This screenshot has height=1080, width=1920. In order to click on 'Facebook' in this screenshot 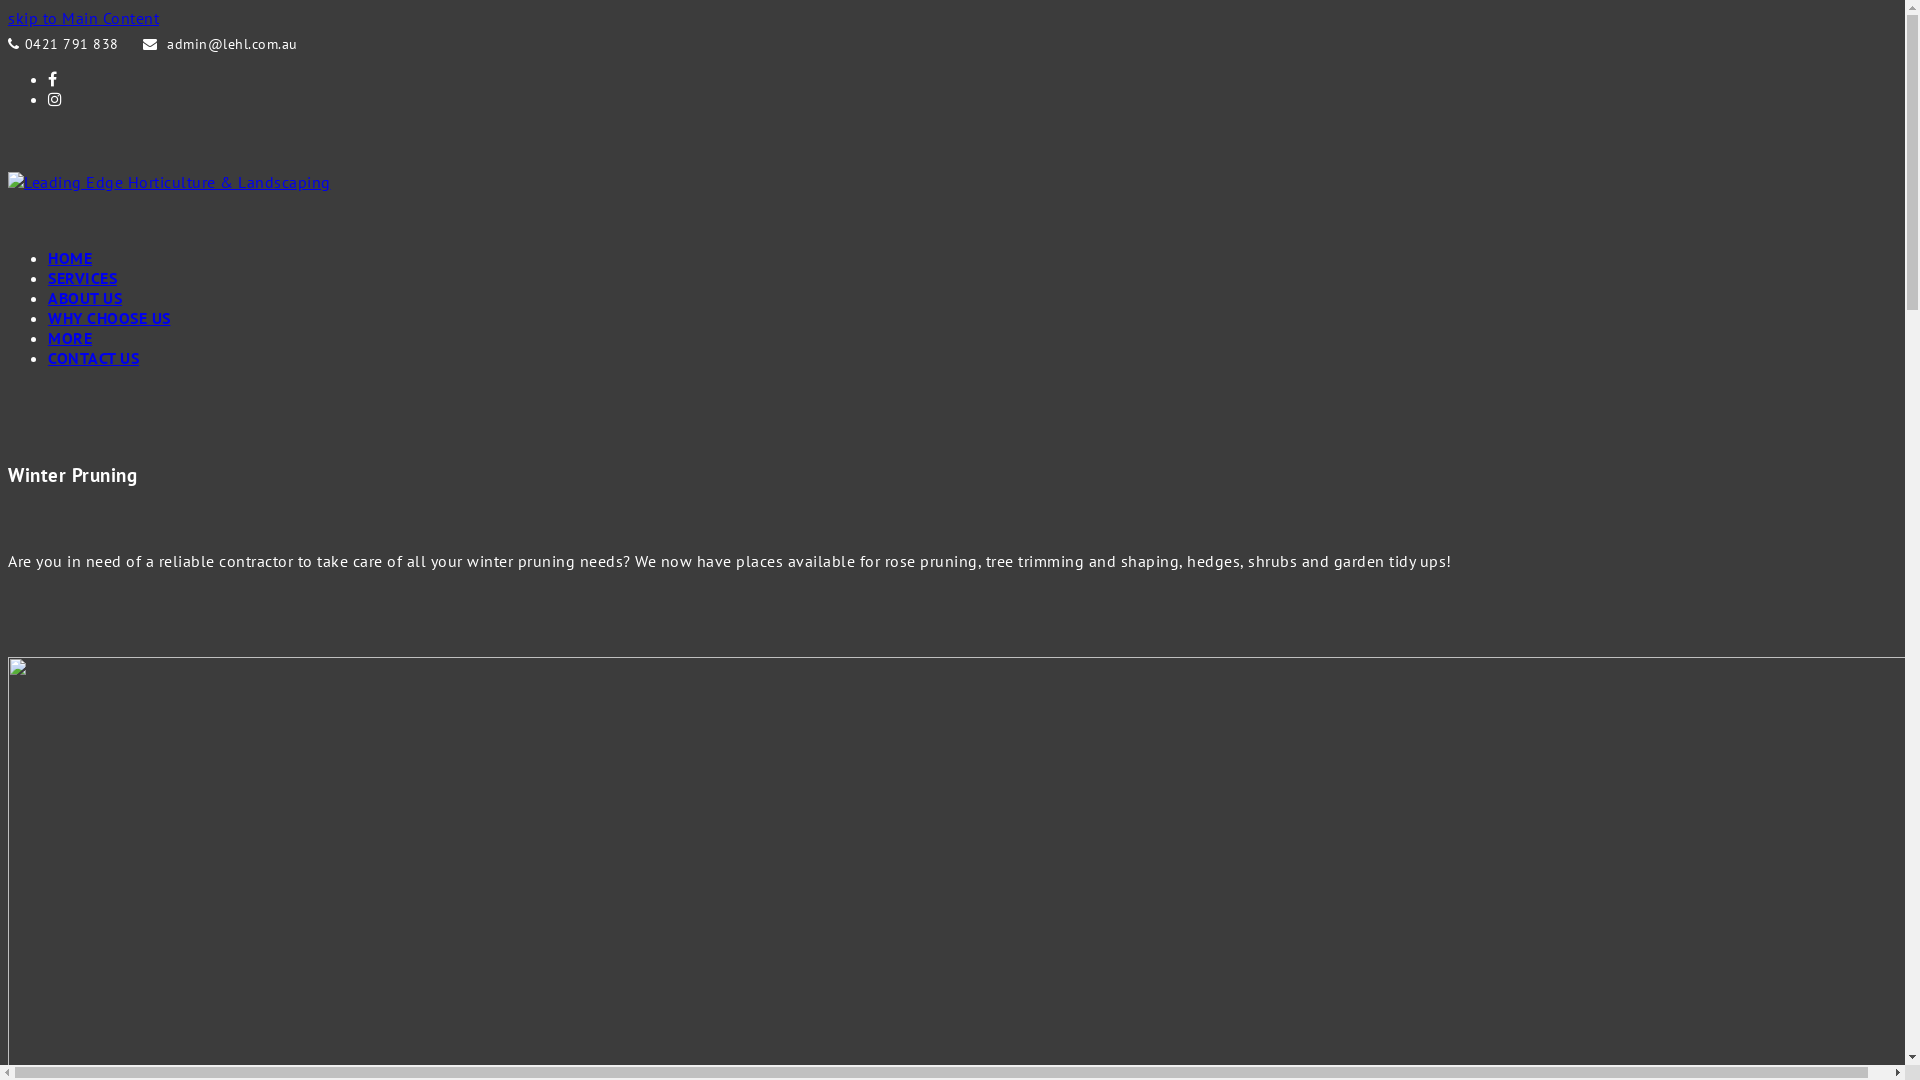, I will do `click(52, 77)`.